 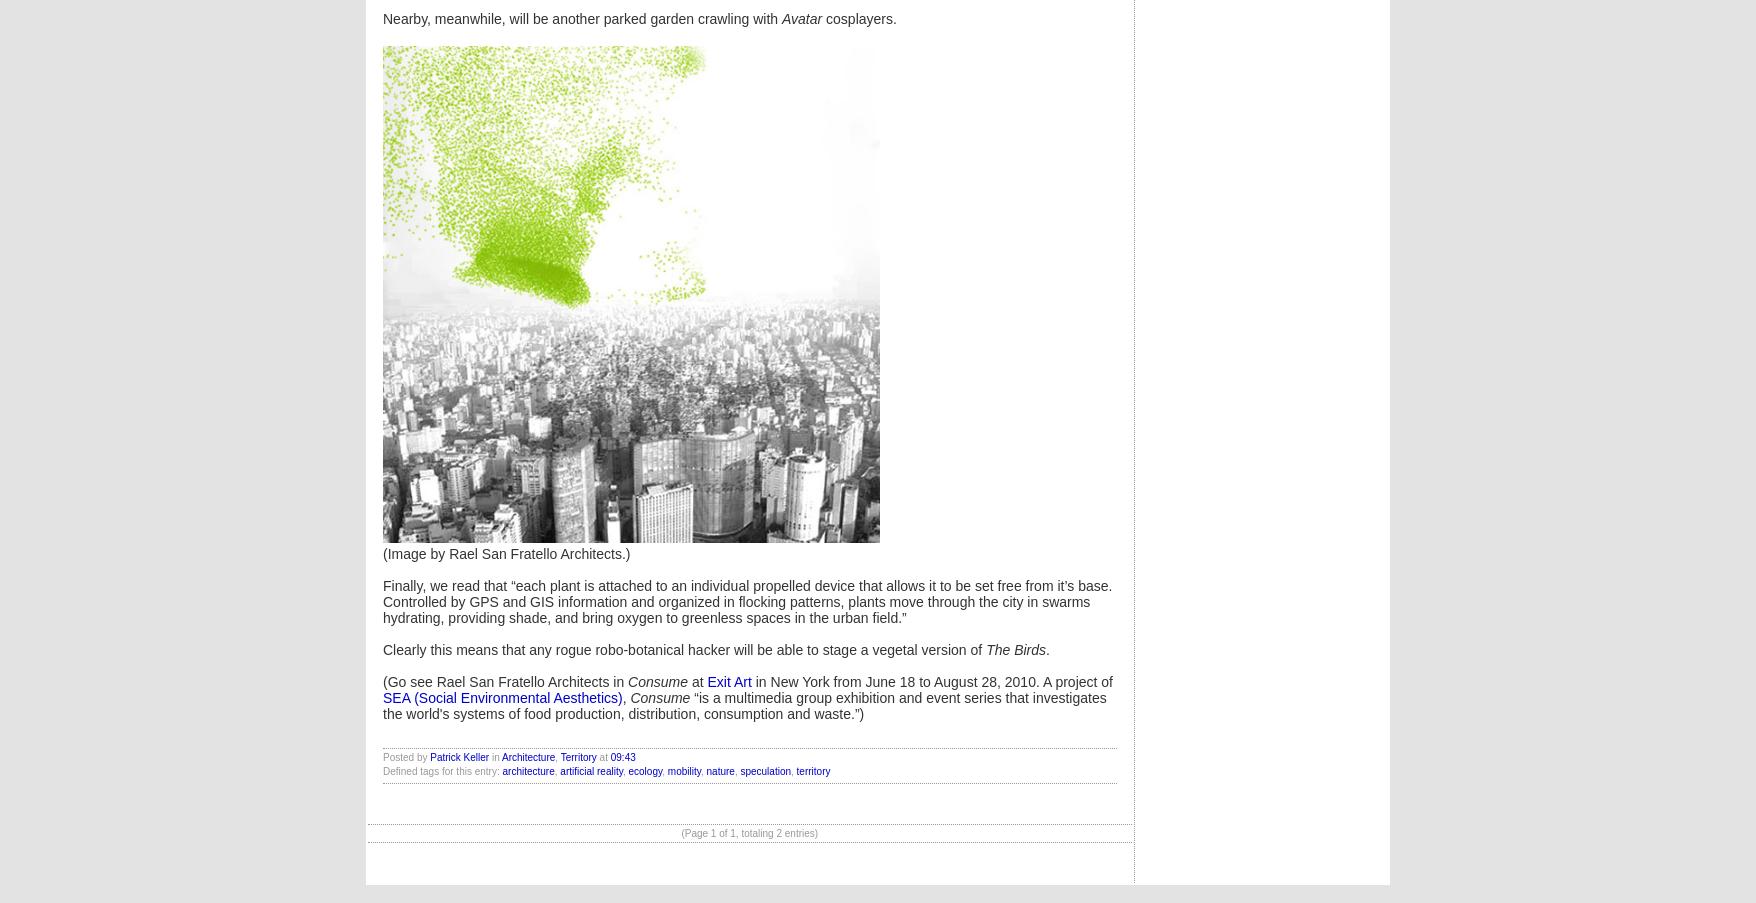 What do you see at coordinates (931, 681) in the screenshot?
I see `'in New York from June 18 to August 28, 2010. A project of'` at bounding box center [931, 681].